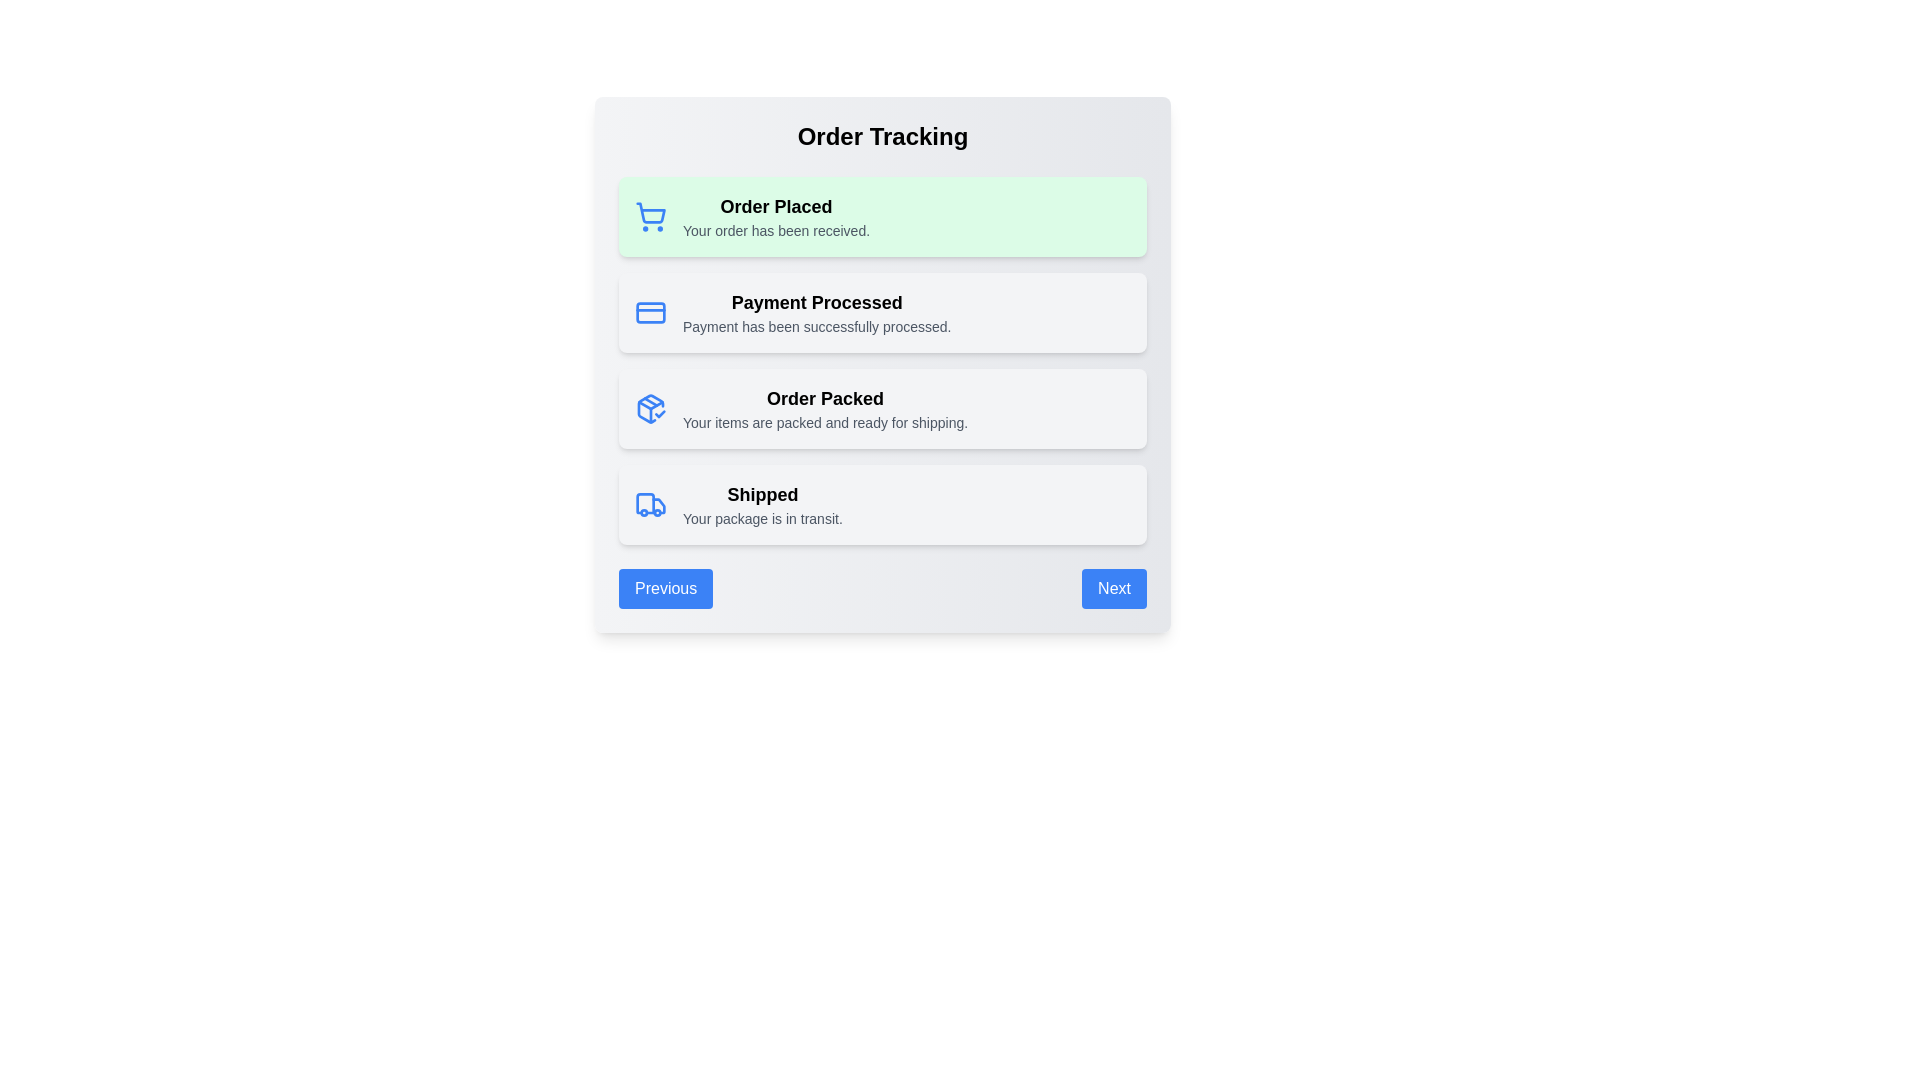  I want to click on the credit card icon with a blue outline located to the left of the 'Payment Processed' text in the order tracking interface, so click(651, 312).